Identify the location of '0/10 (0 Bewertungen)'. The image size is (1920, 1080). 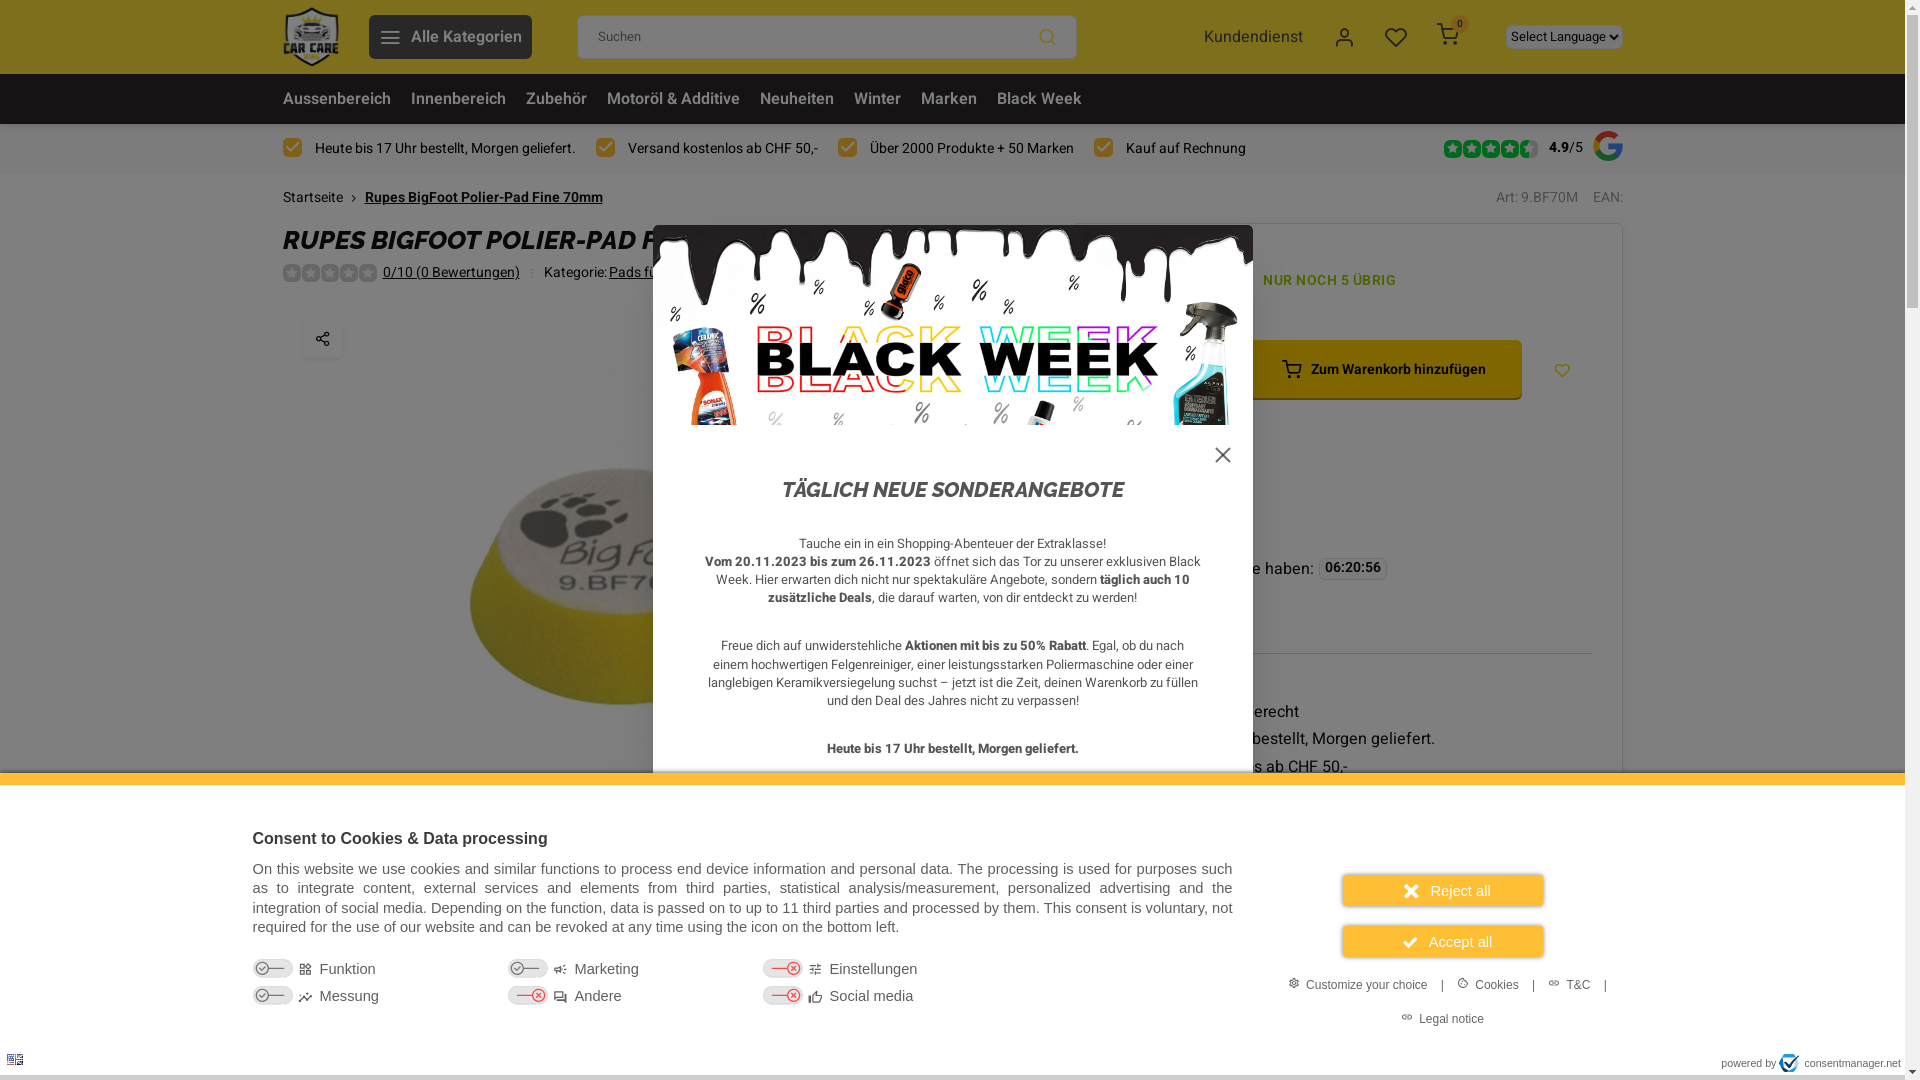
(382, 273).